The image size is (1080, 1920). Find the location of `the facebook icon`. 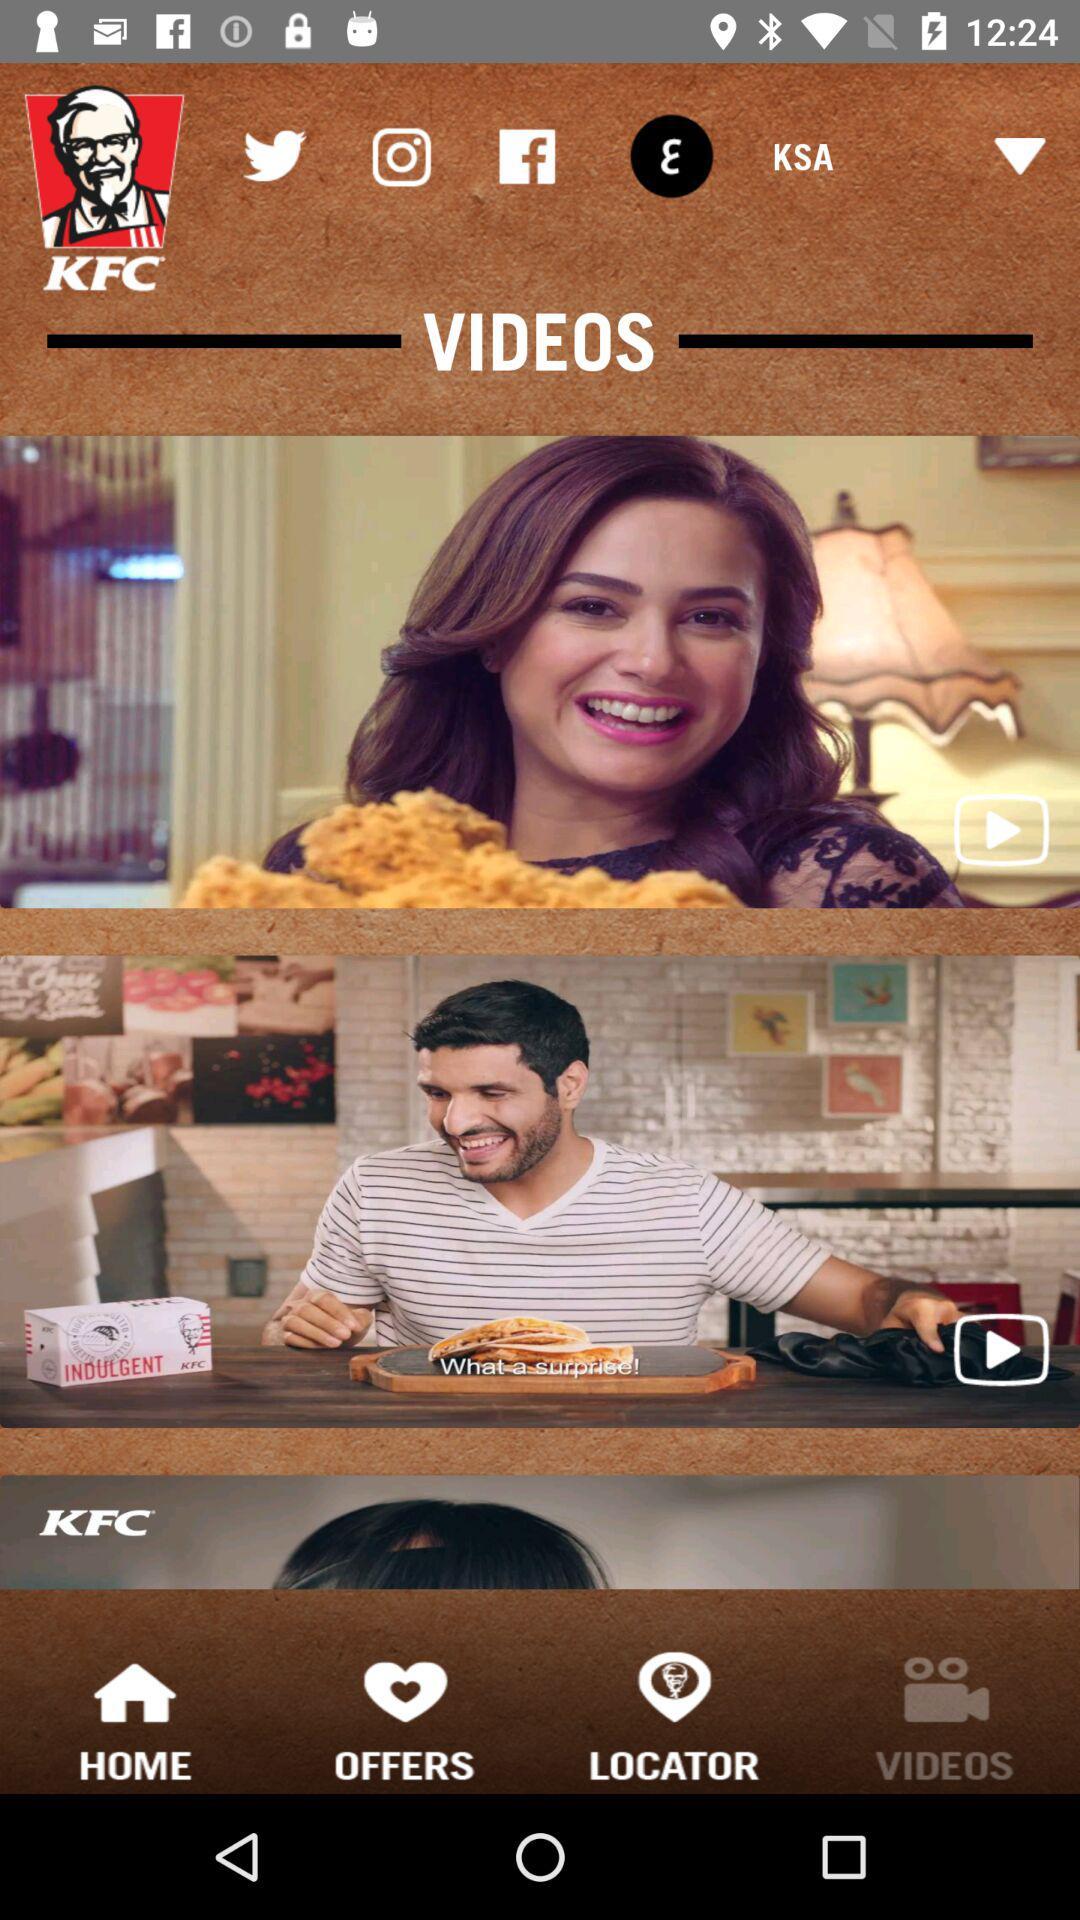

the facebook icon is located at coordinates (526, 155).